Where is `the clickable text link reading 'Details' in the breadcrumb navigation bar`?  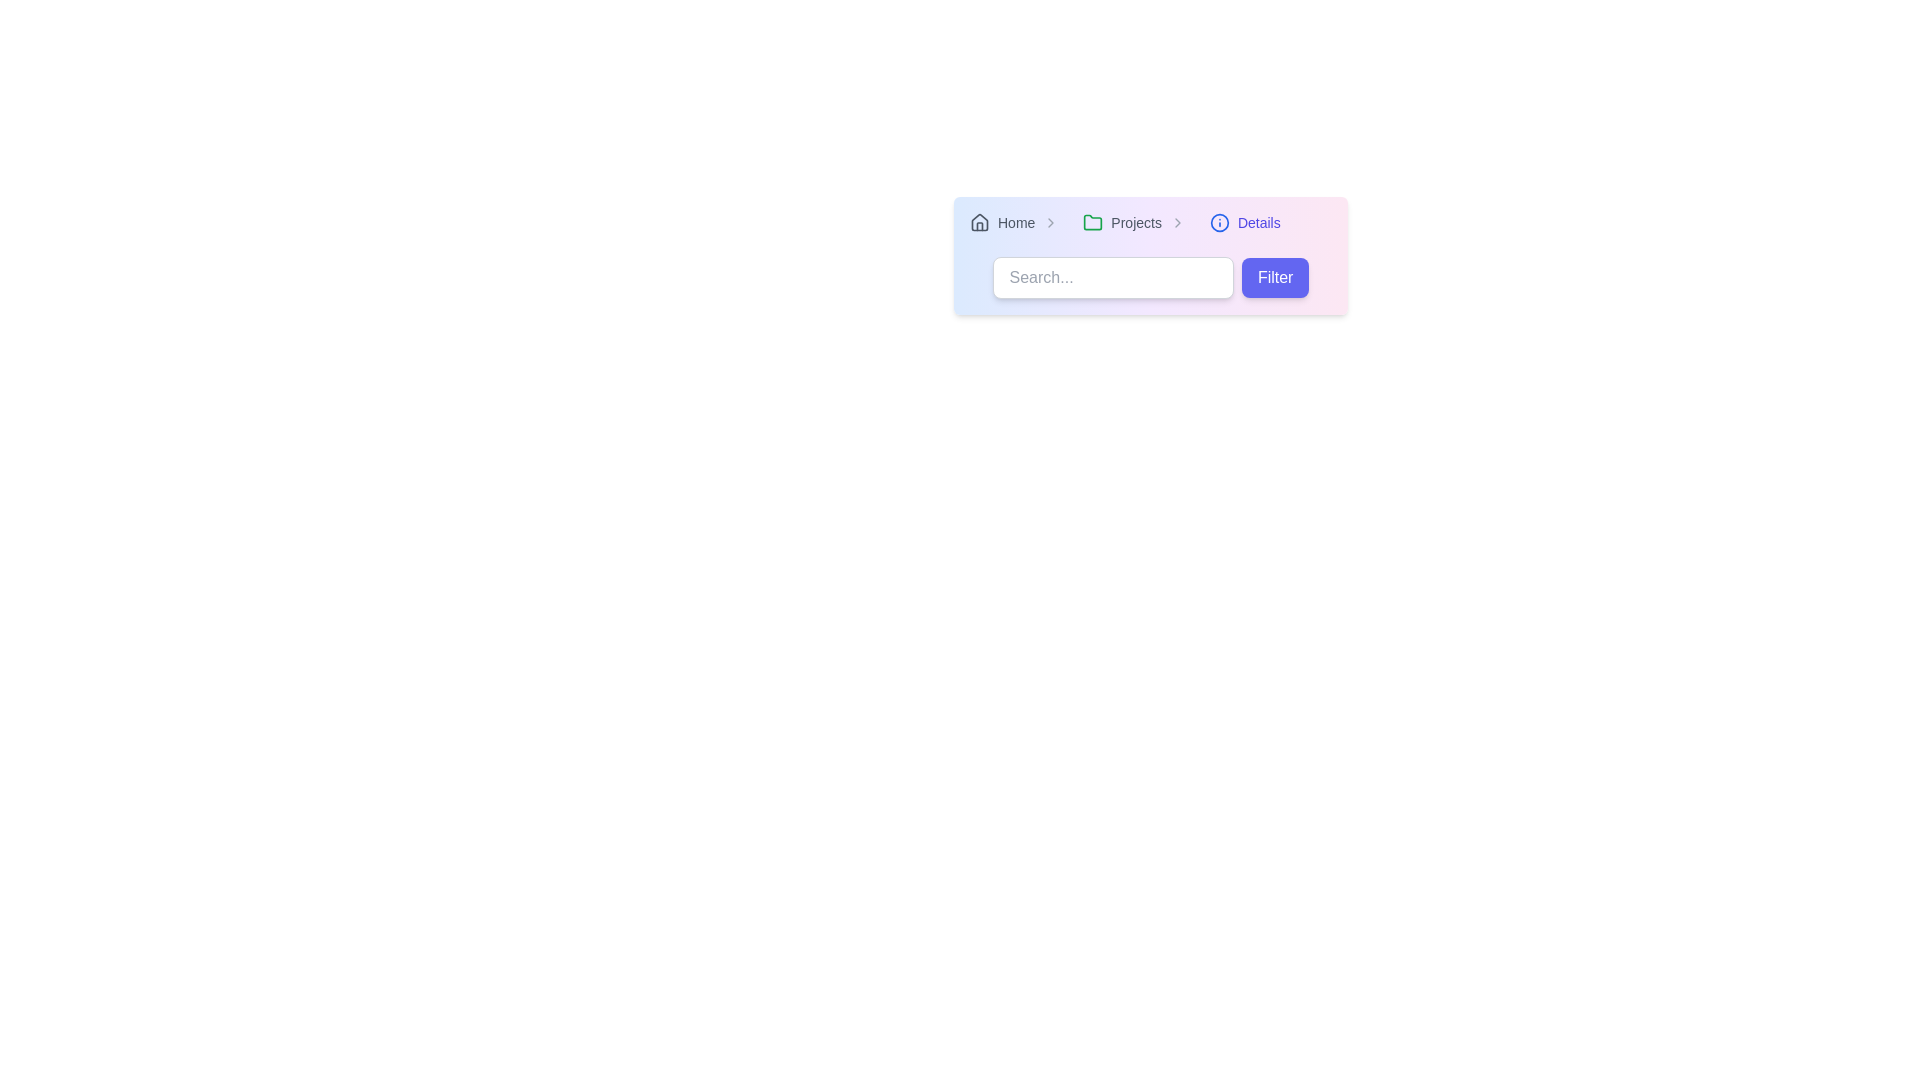
the clickable text link reading 'Details' in the breadcrumb navigation bar is located at coordinates (1244, 223).